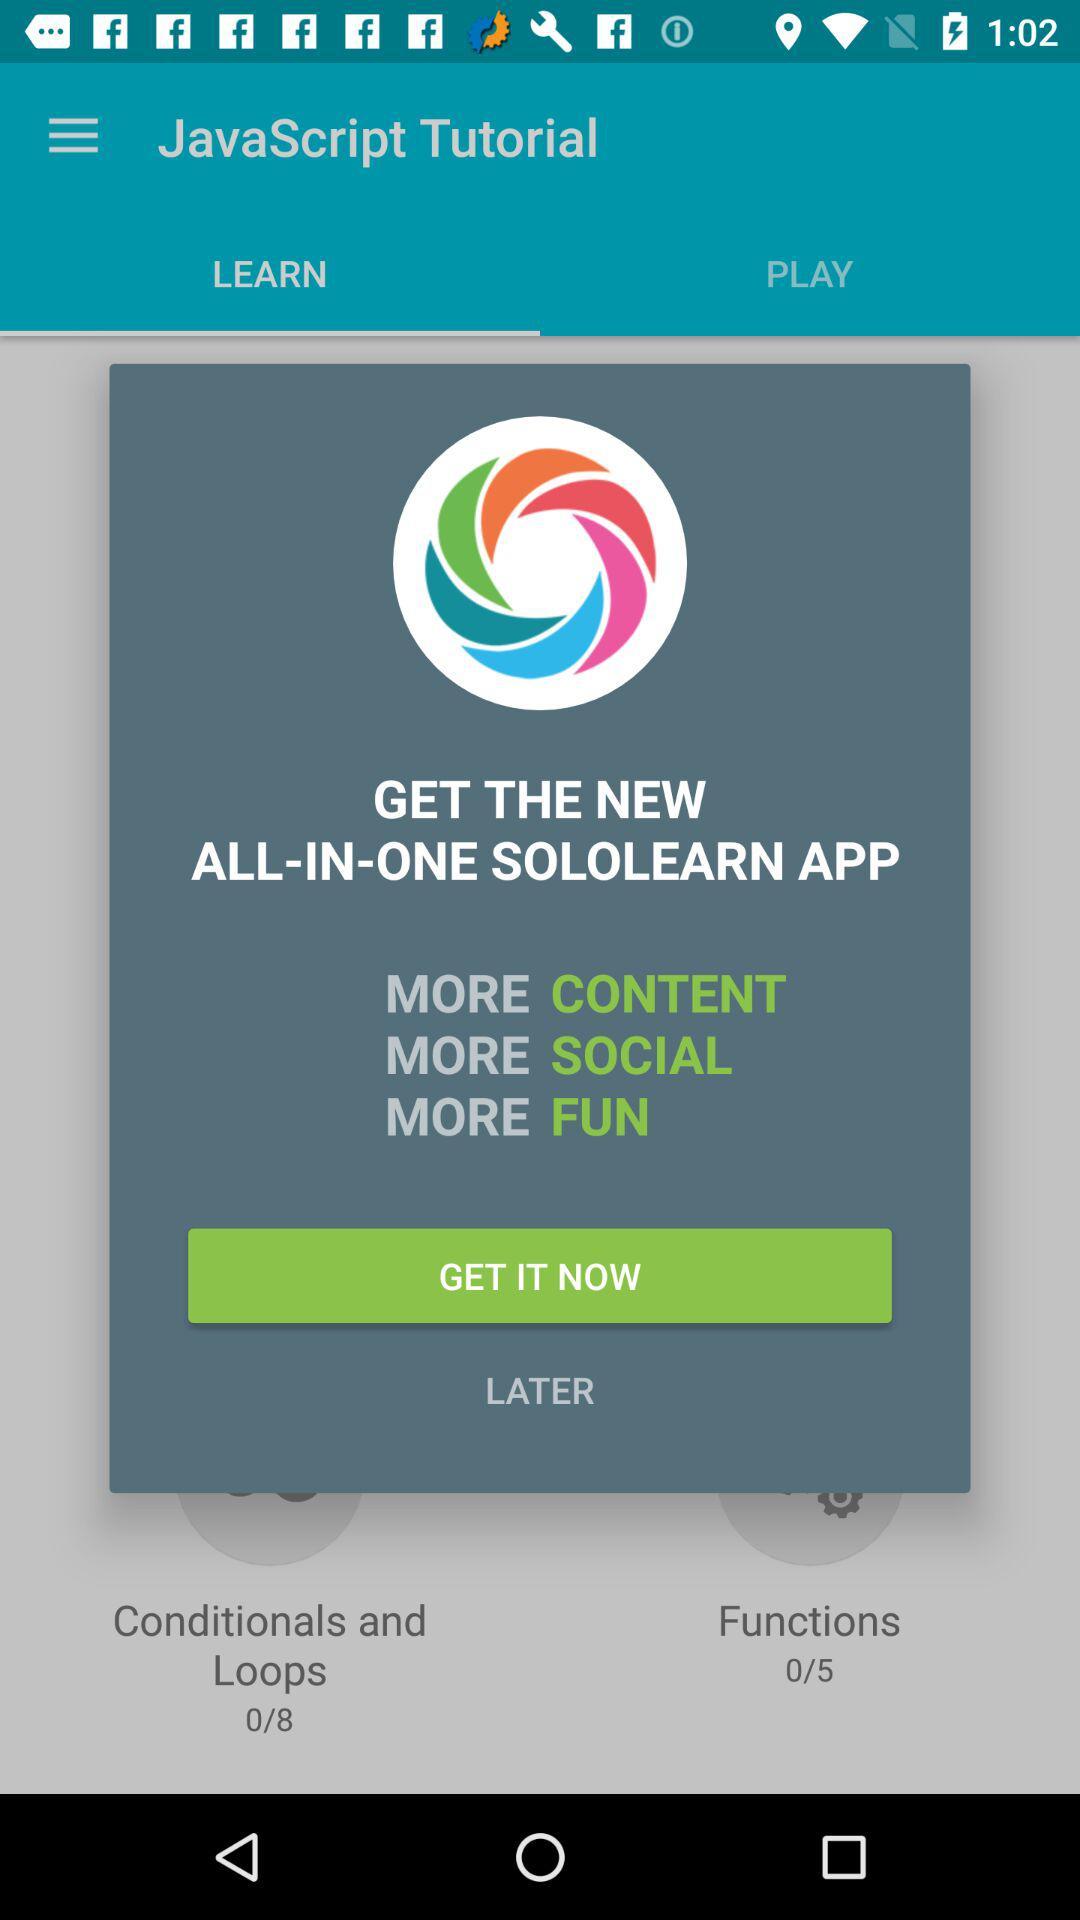 The image size is (1080, 1920). I want to click on icon above later icon, so click(540, 1274).